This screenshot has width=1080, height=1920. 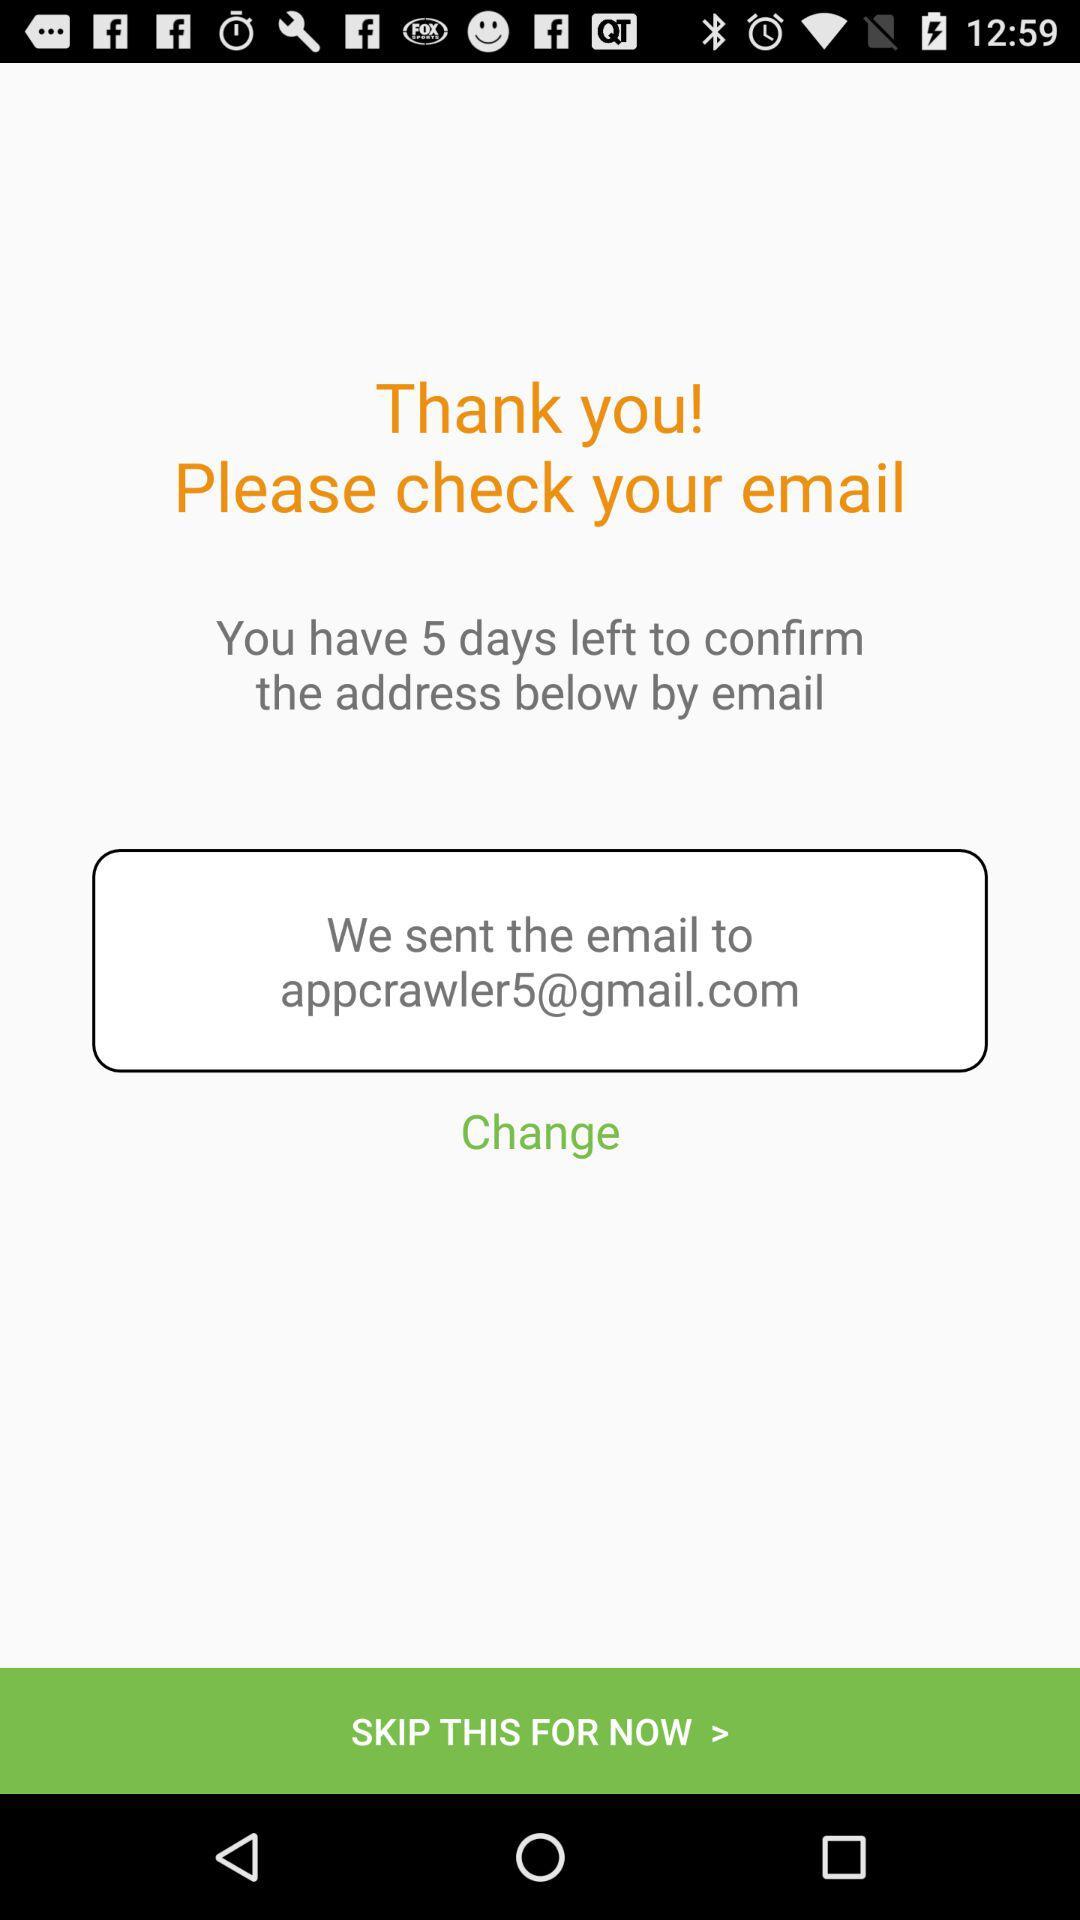 I want to click on button above the skip this for button, so click(x=540, y=1220).